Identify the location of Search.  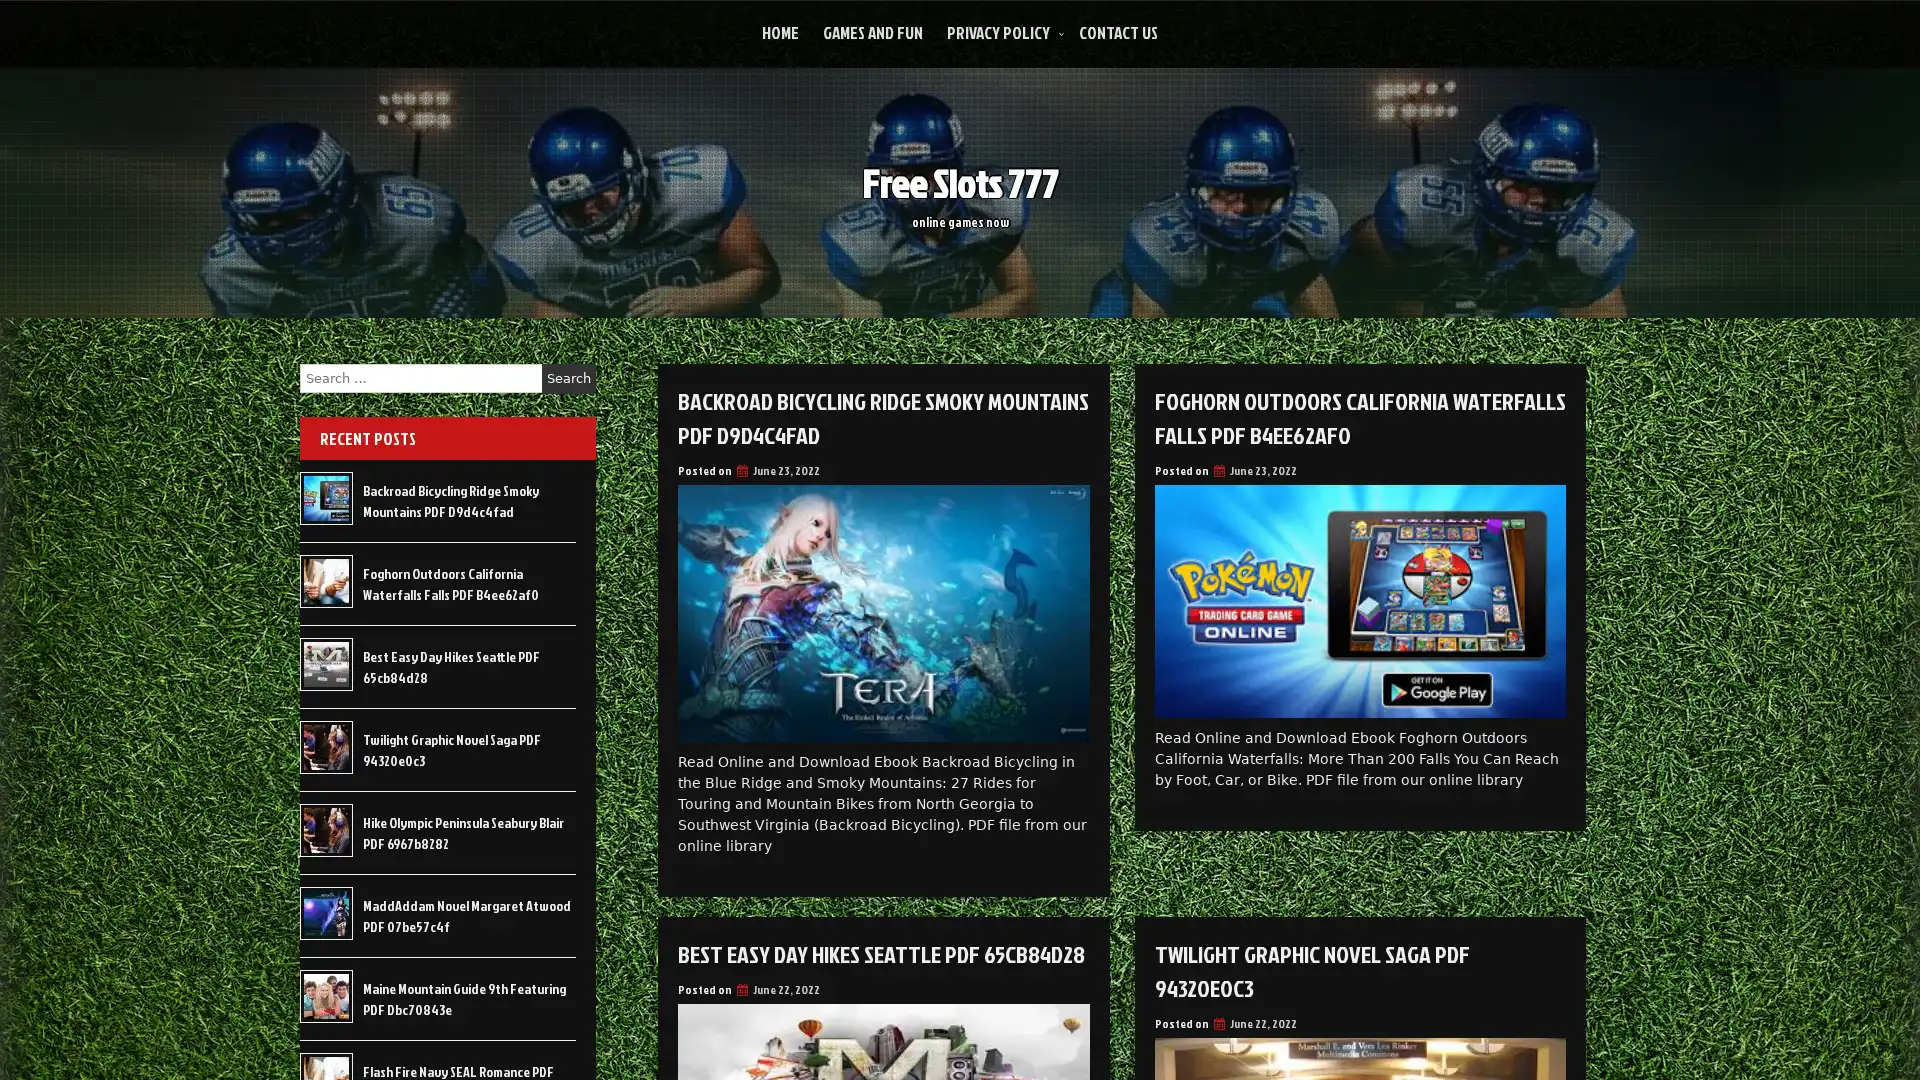
(568, 378).